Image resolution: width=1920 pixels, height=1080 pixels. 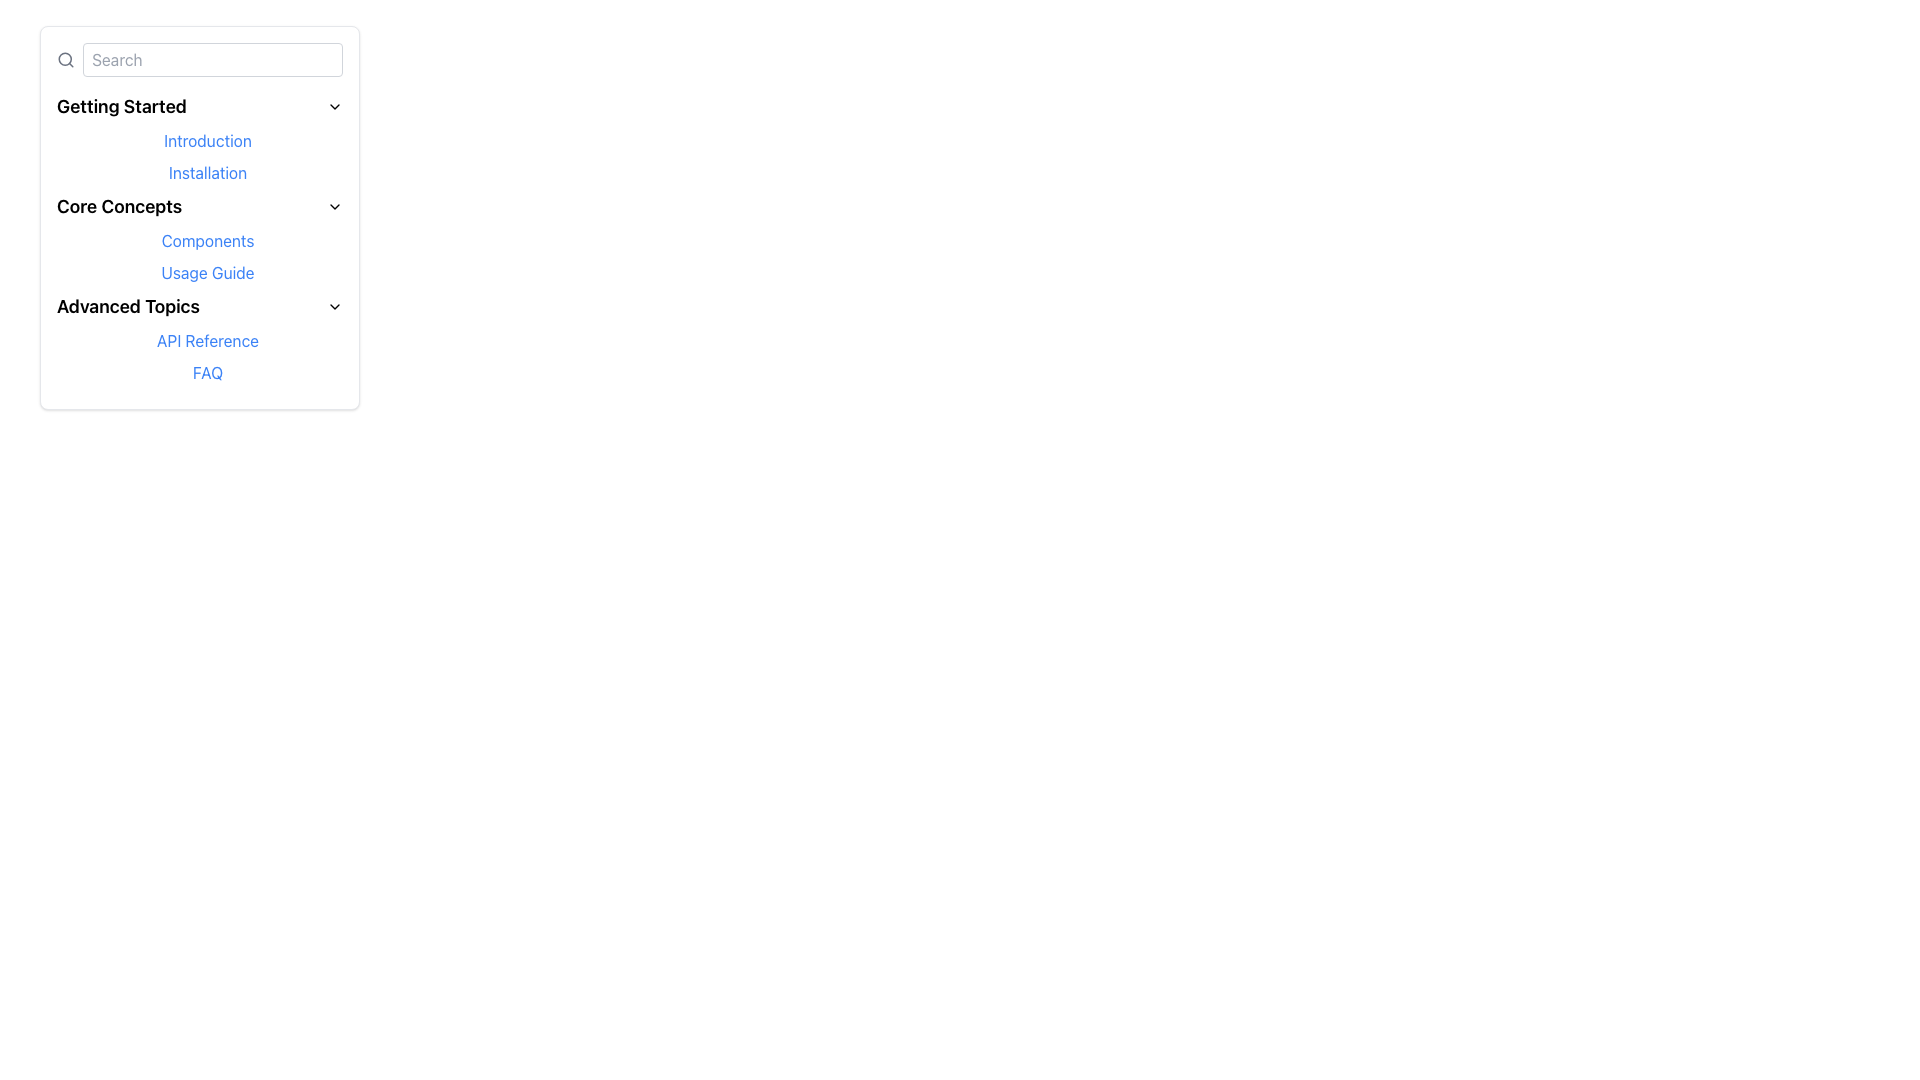 I want to click on the 'API Reference' and 'FAQ' links in the Grouped Navigation Links under the 'Advanced Topics' section in the left navigation menu, so click(x=200, y=356).